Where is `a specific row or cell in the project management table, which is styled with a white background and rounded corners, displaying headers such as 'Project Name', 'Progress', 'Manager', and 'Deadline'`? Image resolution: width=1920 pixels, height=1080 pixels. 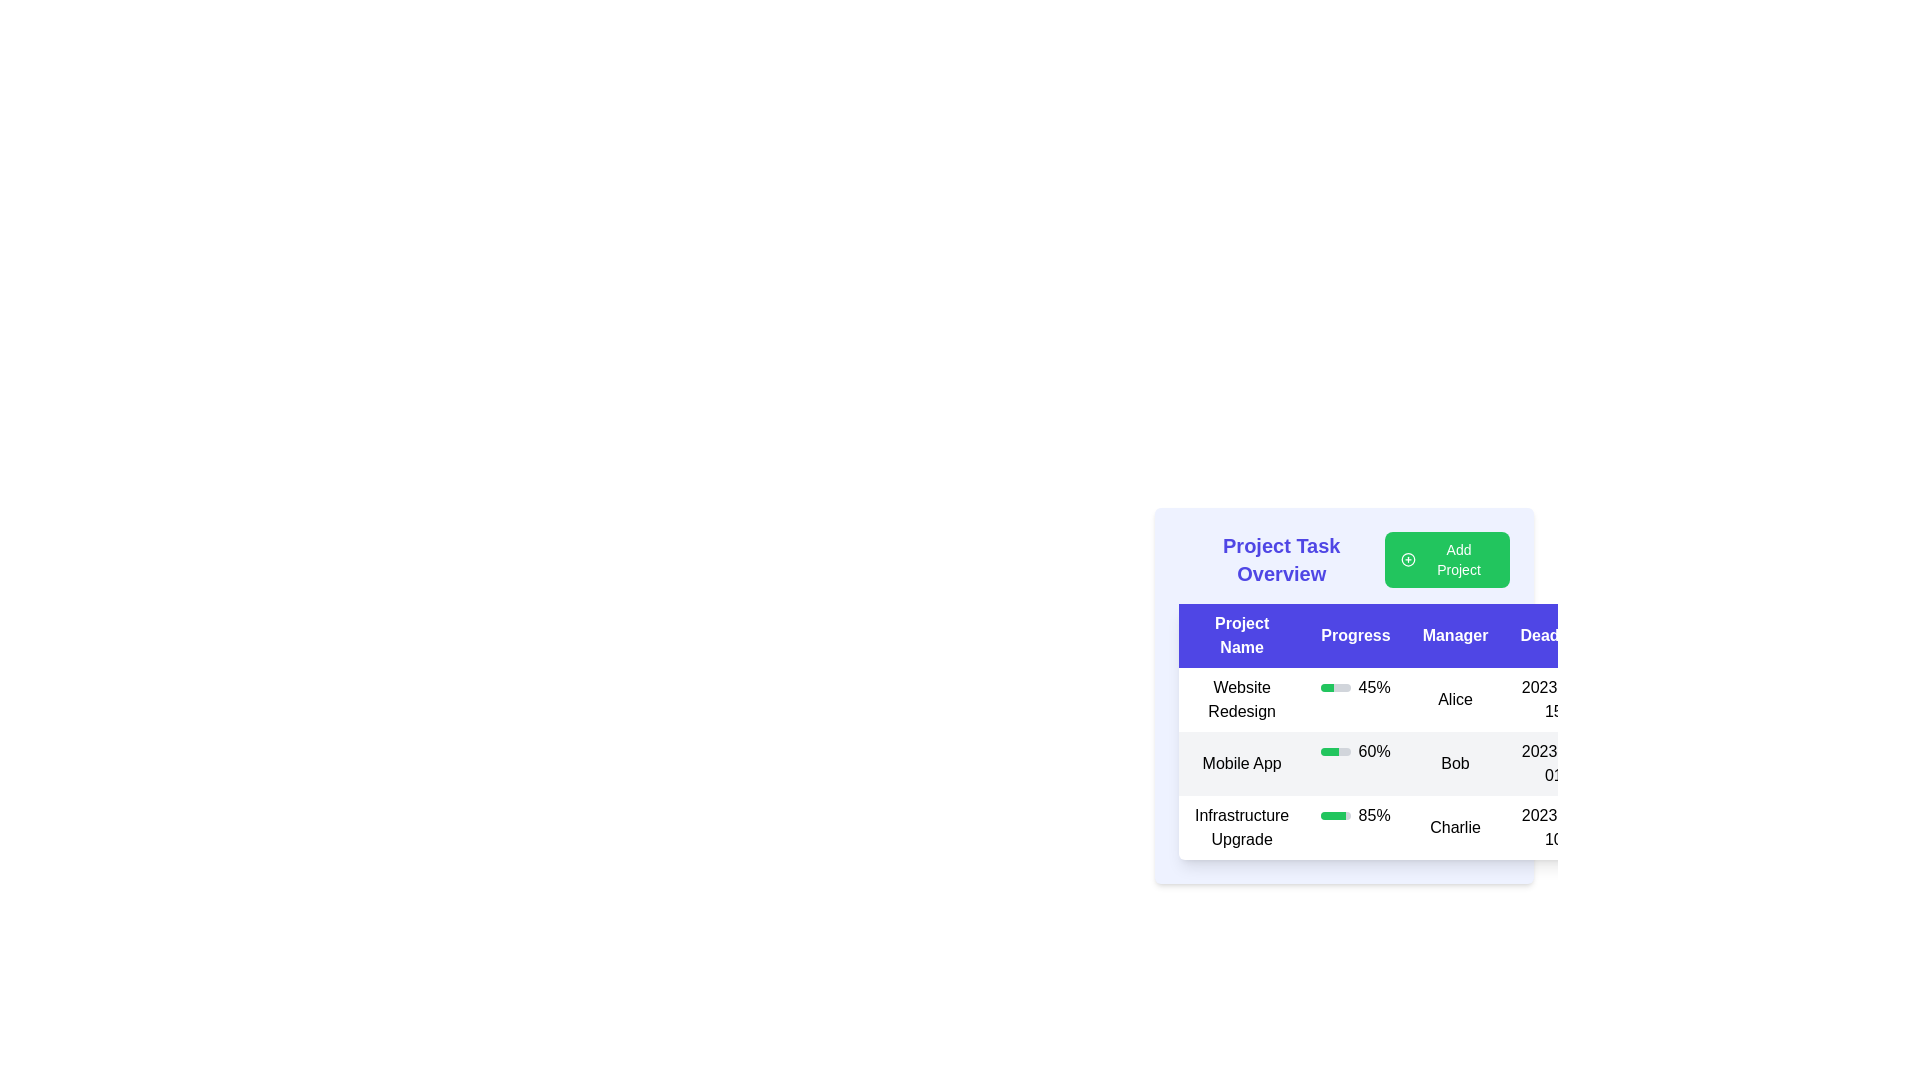 a specific row or cell in the project management table, which is styled with a white background and rounded corners, displaying headers such as 'Project Name', 'Progress', 'Manager', and 'Deadline' is located at coordinates (1390, 732).